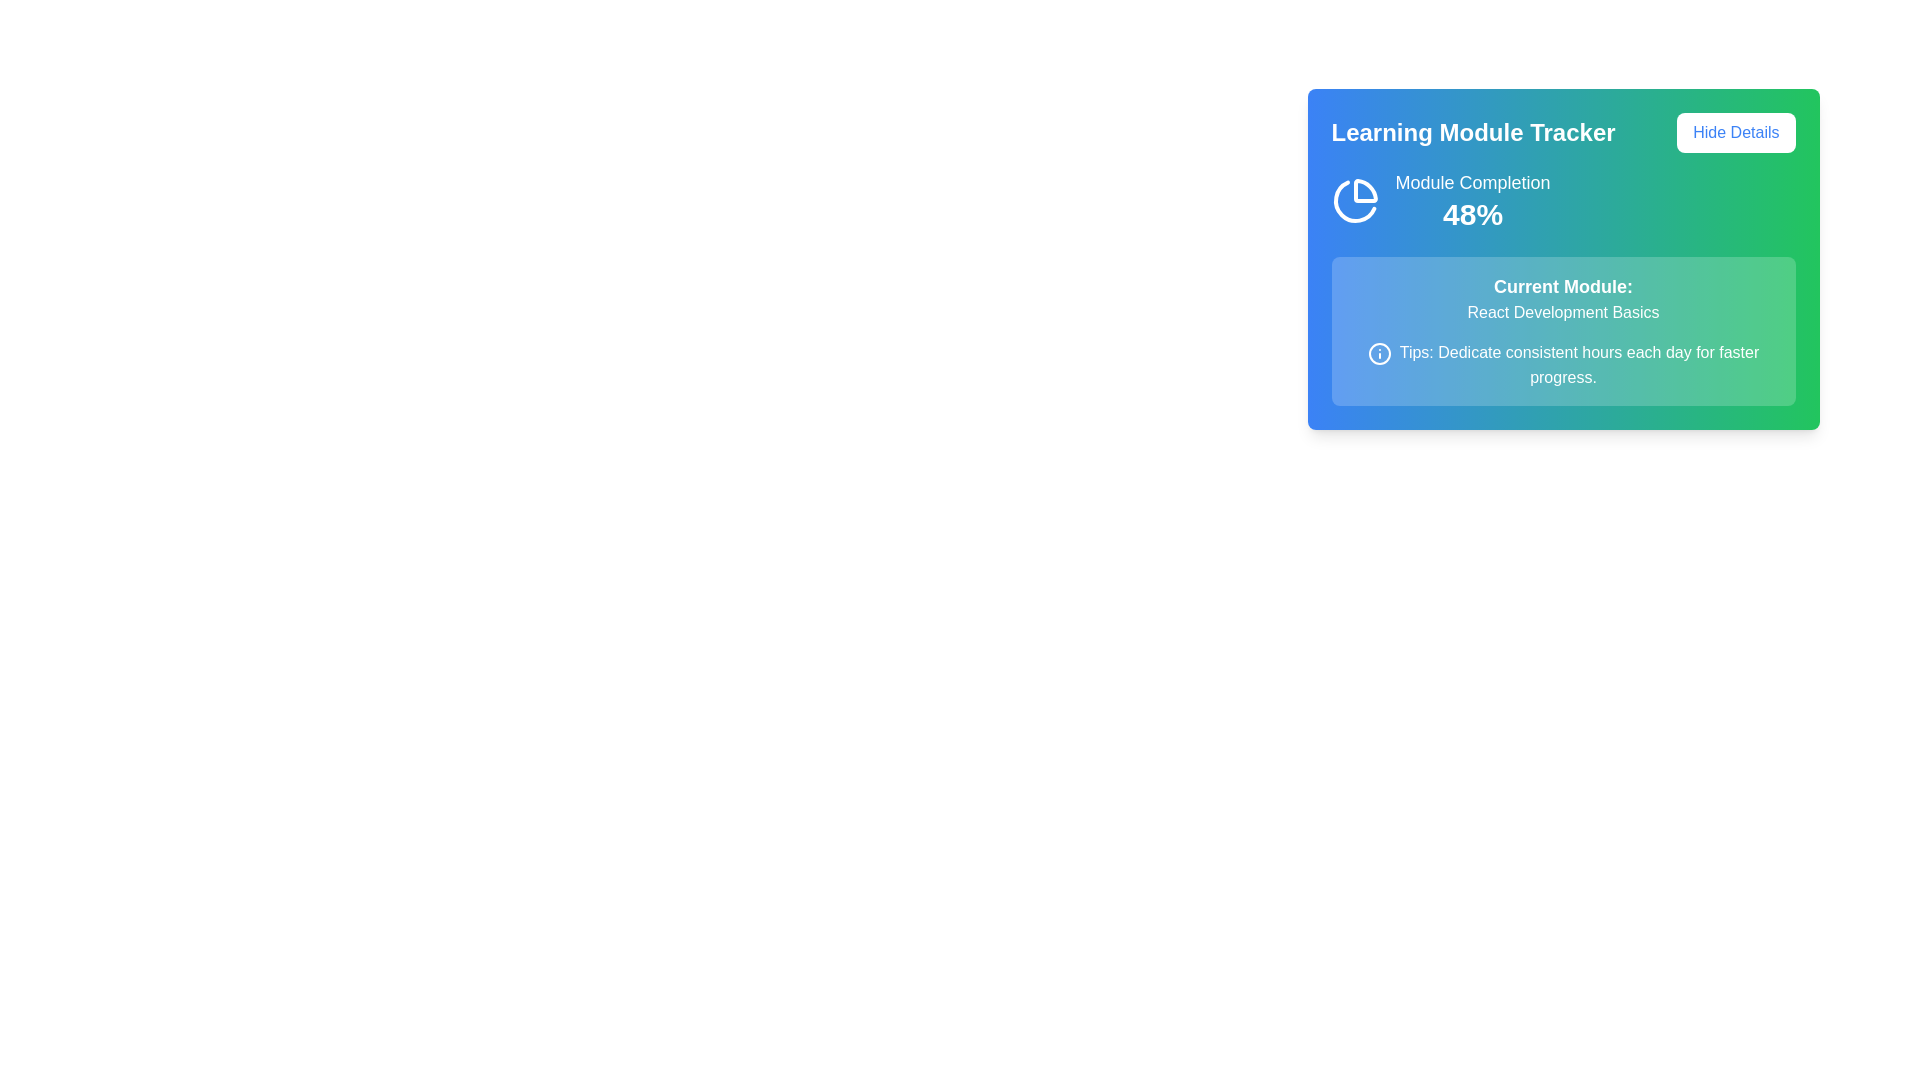 The width and height of the screenshot is (1920, 1080). I want to click on the text label displaying 'React Development Basics' located below the 'Current Module:' text in the 'Learning Module Tracker' card, so click(1562, 312).